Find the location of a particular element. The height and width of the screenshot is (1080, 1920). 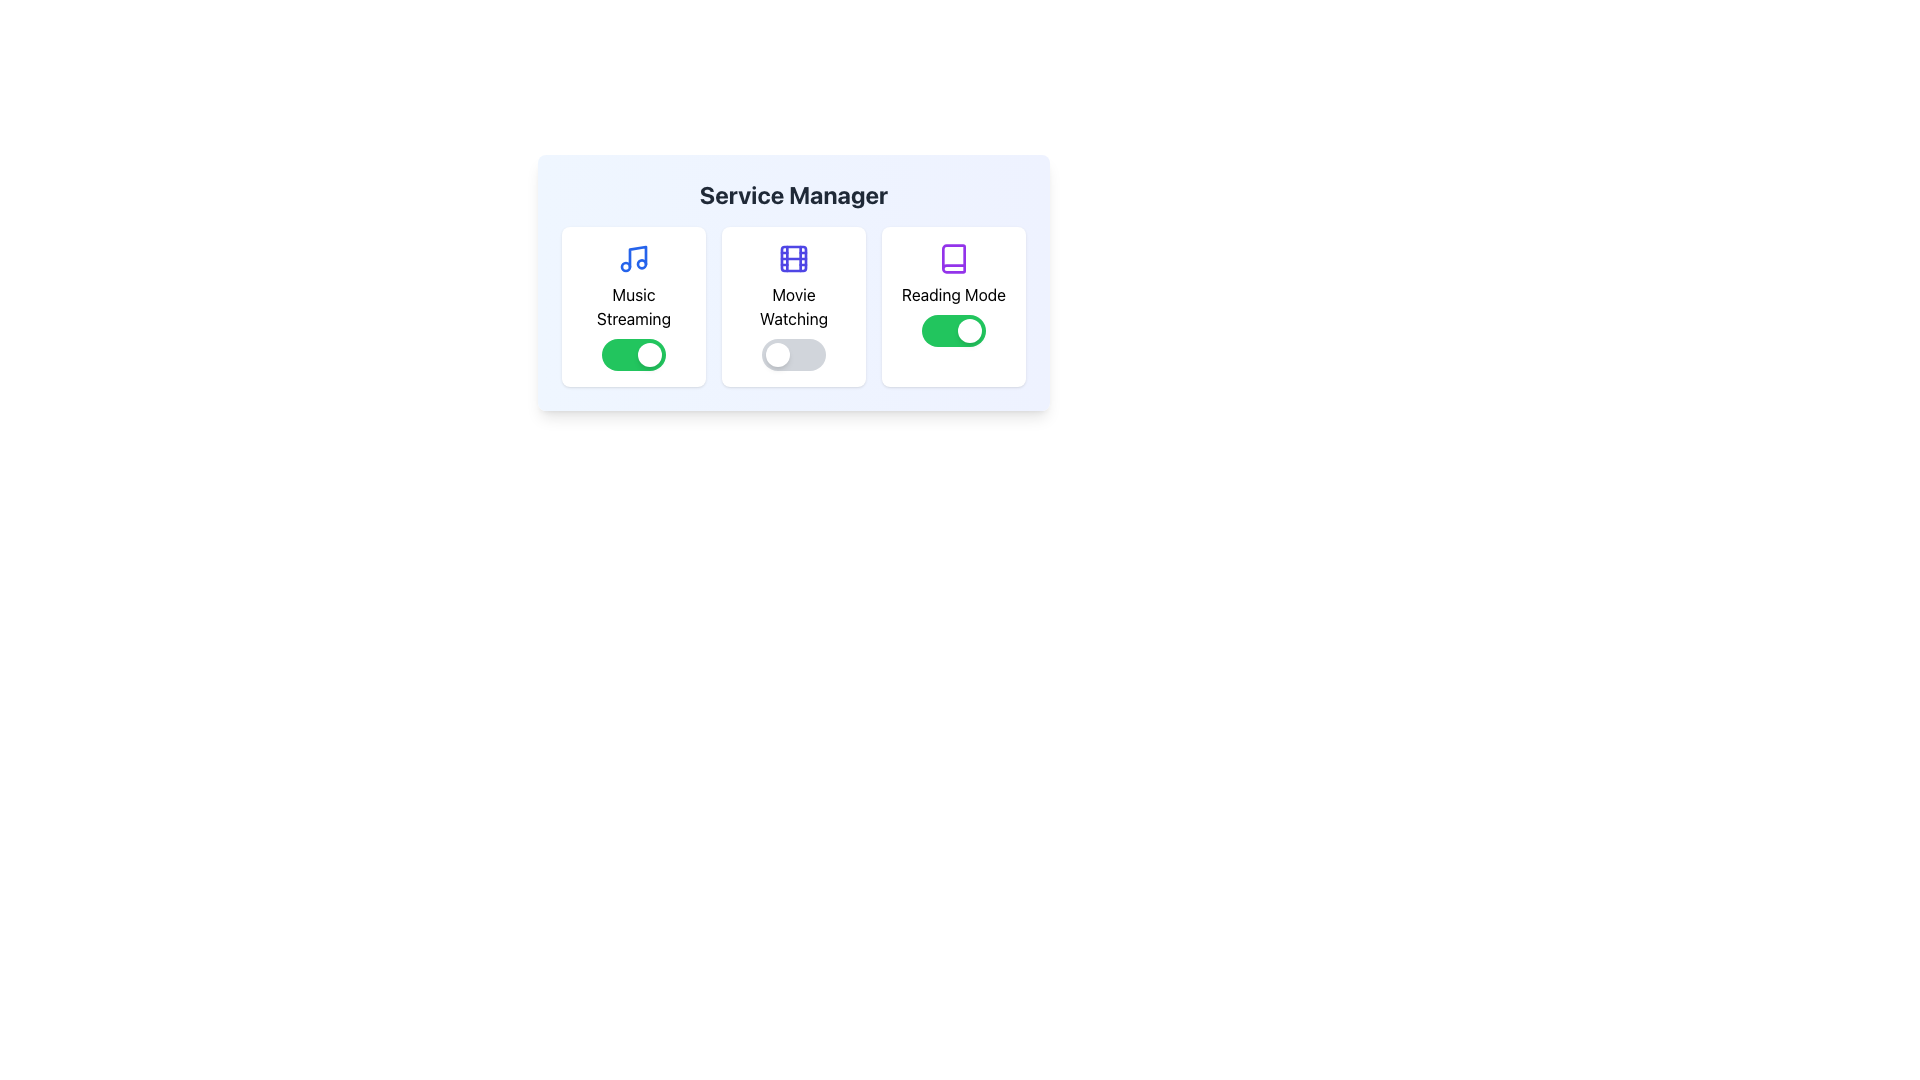

the toggle switch handle located towards the left side of the 'Movie Watching' toggle switch is located at coordinates (776, 353).